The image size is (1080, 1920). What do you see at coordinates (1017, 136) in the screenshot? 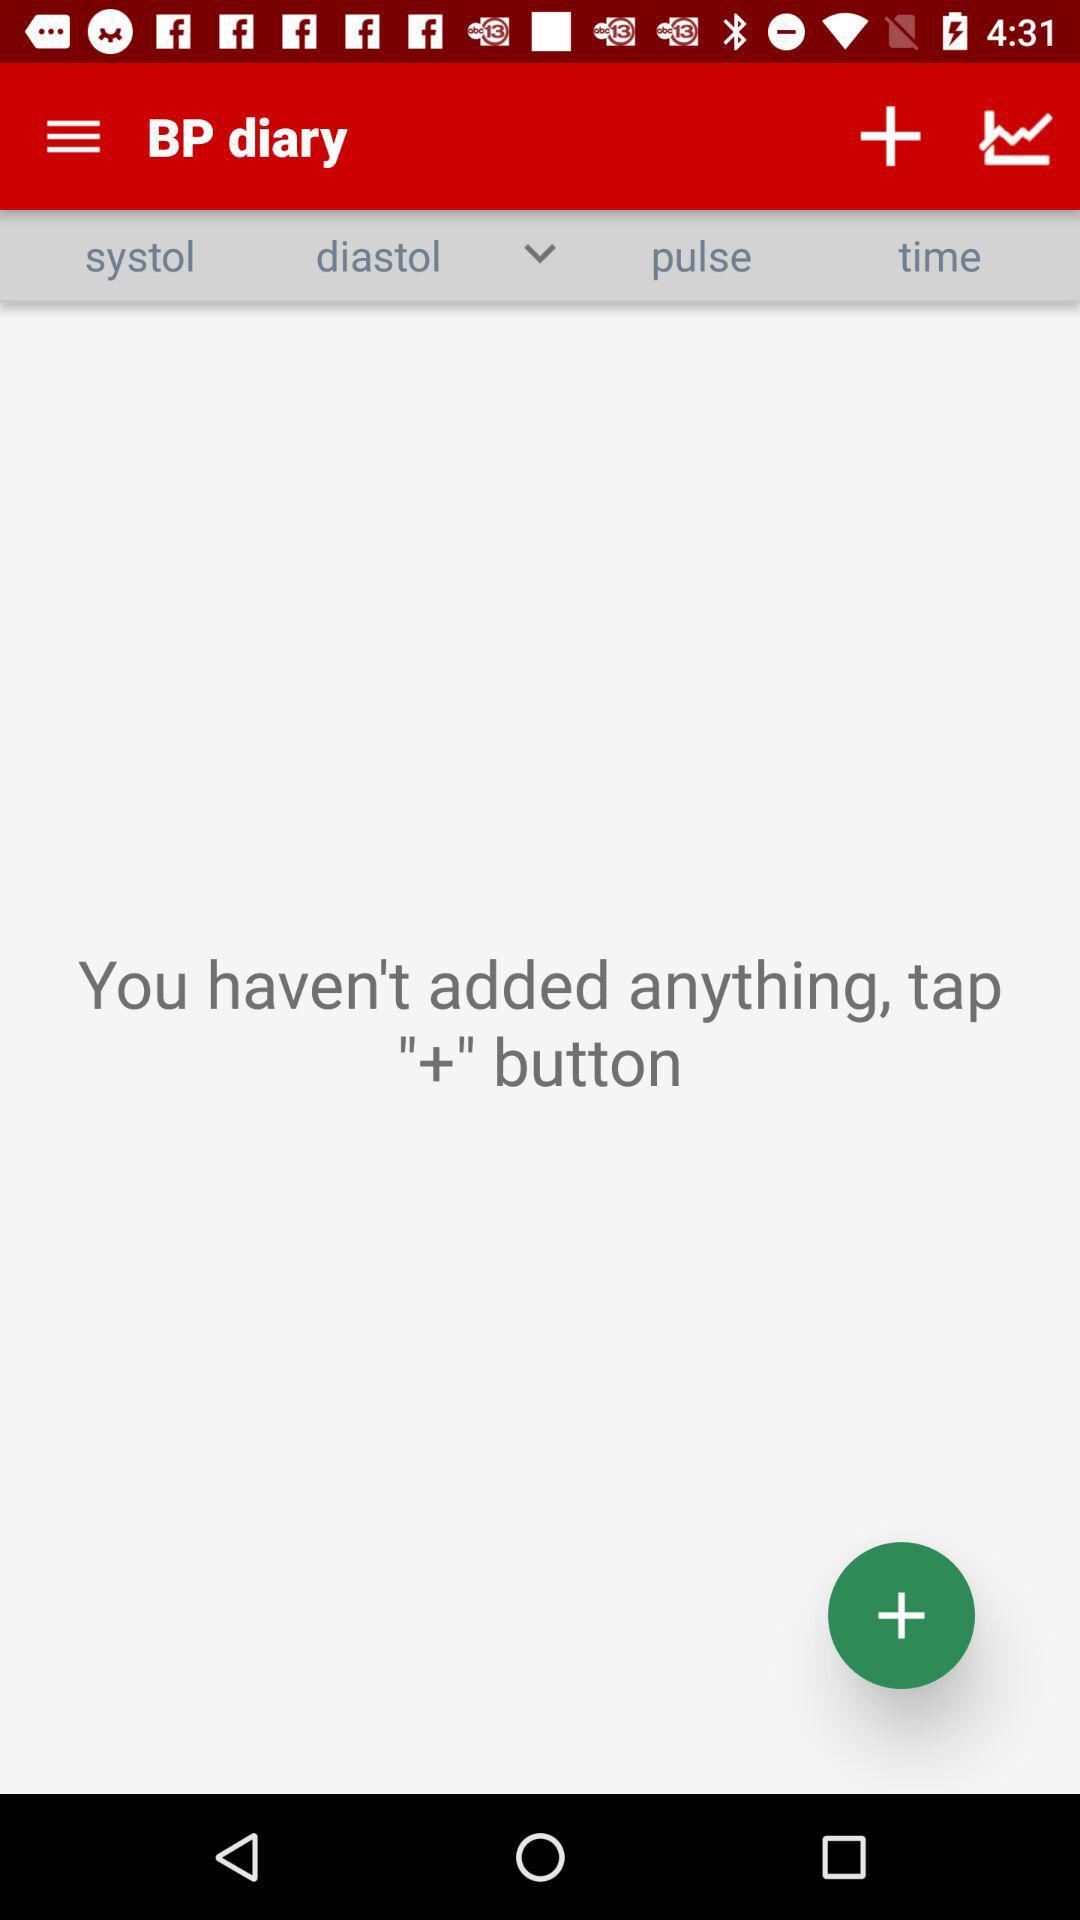
I see `icon which is at top right corner` at bounding box center [1017, 136].